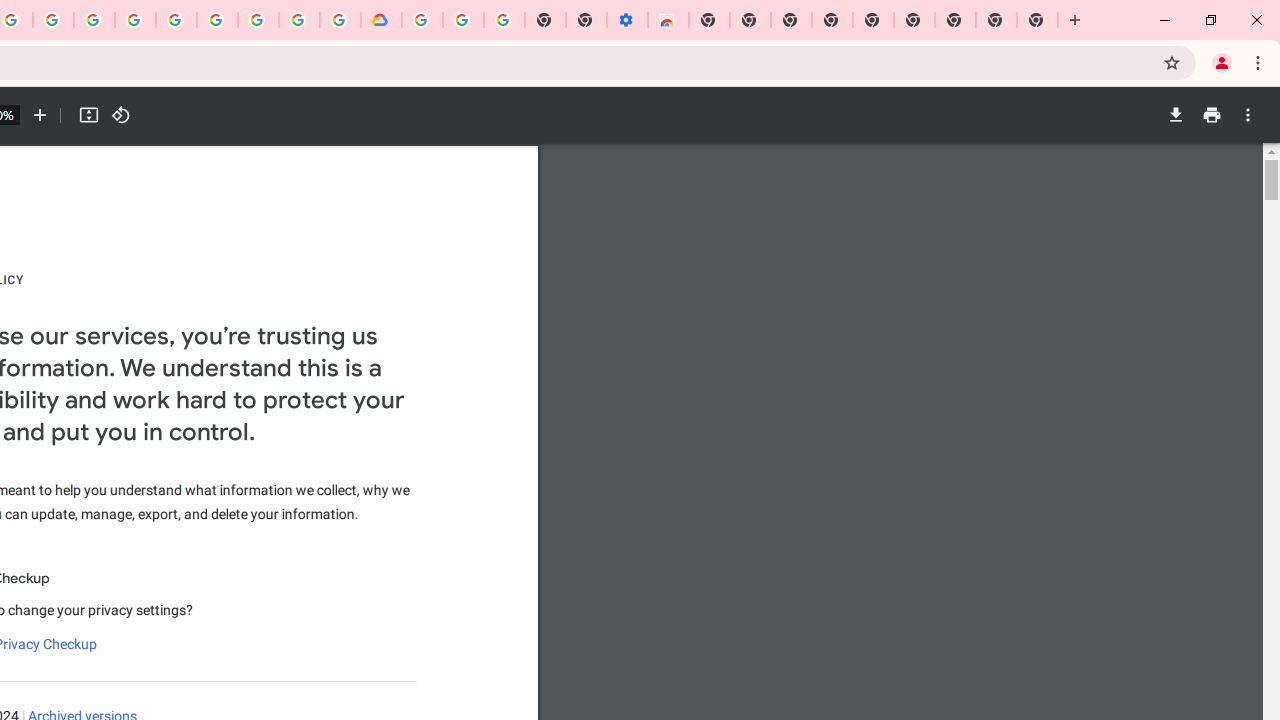  I want to click on 'Print', so click(1210, 115).